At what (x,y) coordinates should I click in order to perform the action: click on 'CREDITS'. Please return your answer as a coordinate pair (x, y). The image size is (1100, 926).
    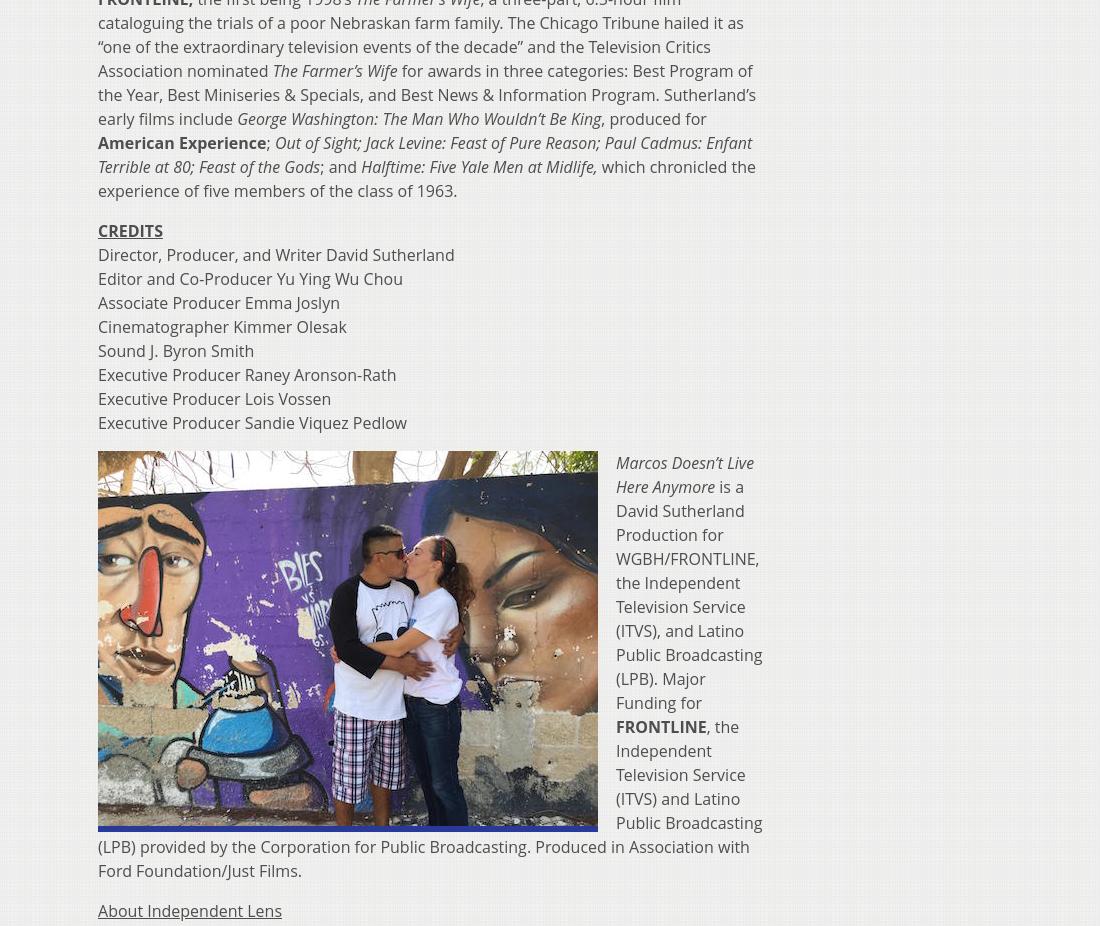
    Looking at the image, I should click on (130, 229).